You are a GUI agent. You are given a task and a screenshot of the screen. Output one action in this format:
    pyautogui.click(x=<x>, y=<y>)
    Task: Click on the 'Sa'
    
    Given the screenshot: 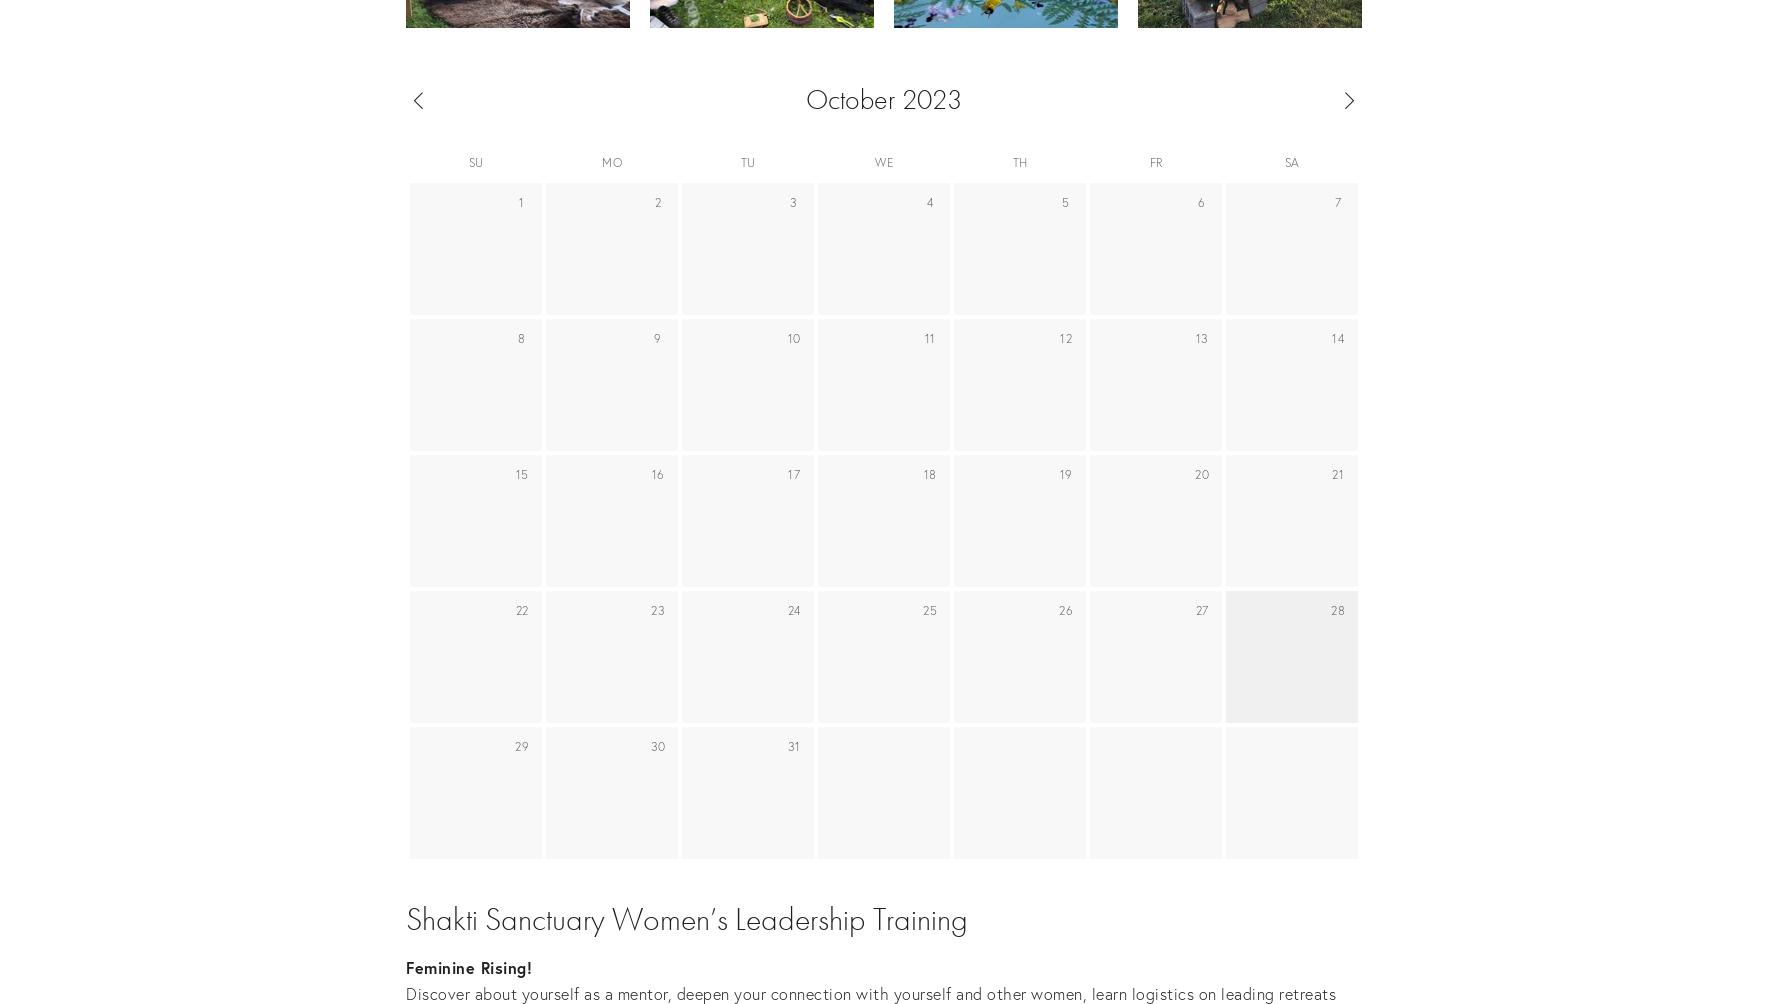 What is the action you would take?
    pyautogui.click(x=1291, y=161)
    